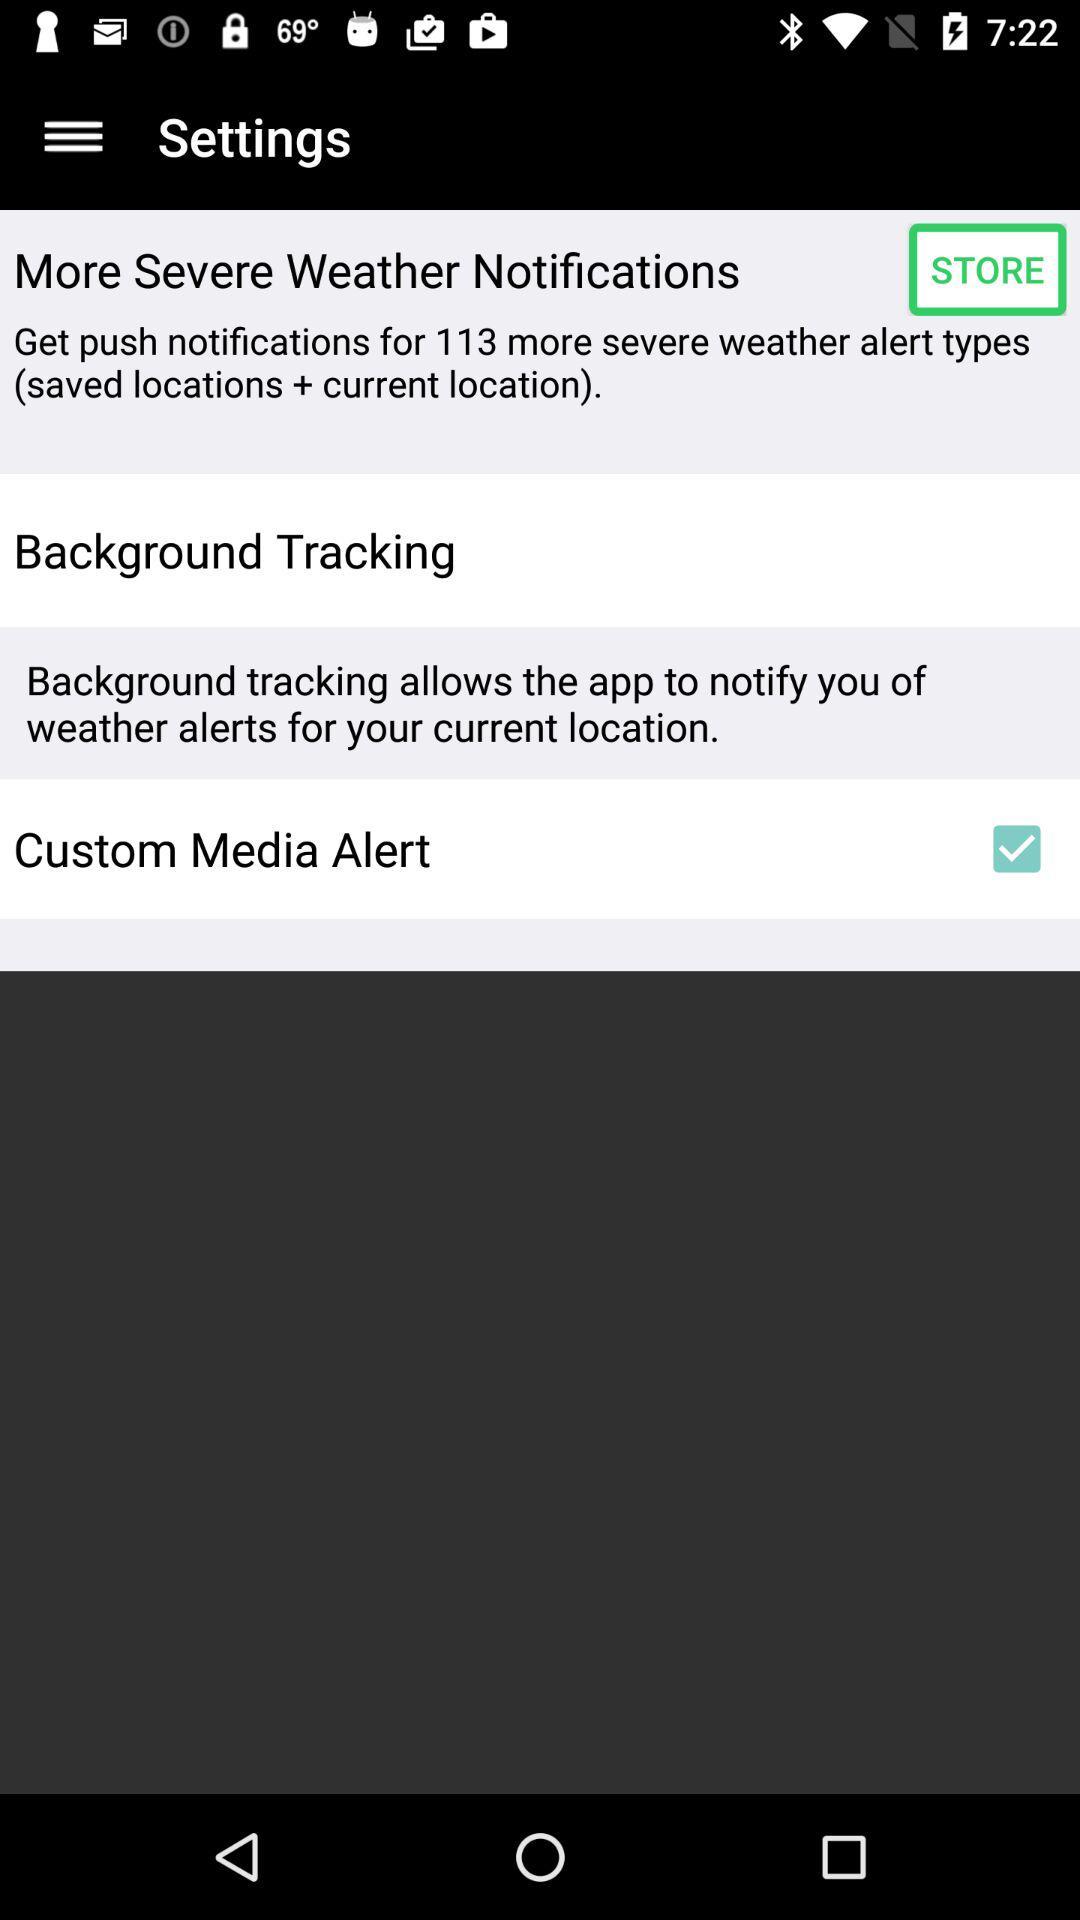 This screenshot has height=1920, width=1080. I want to click on the app to the left of settings app, so click(72, 135).